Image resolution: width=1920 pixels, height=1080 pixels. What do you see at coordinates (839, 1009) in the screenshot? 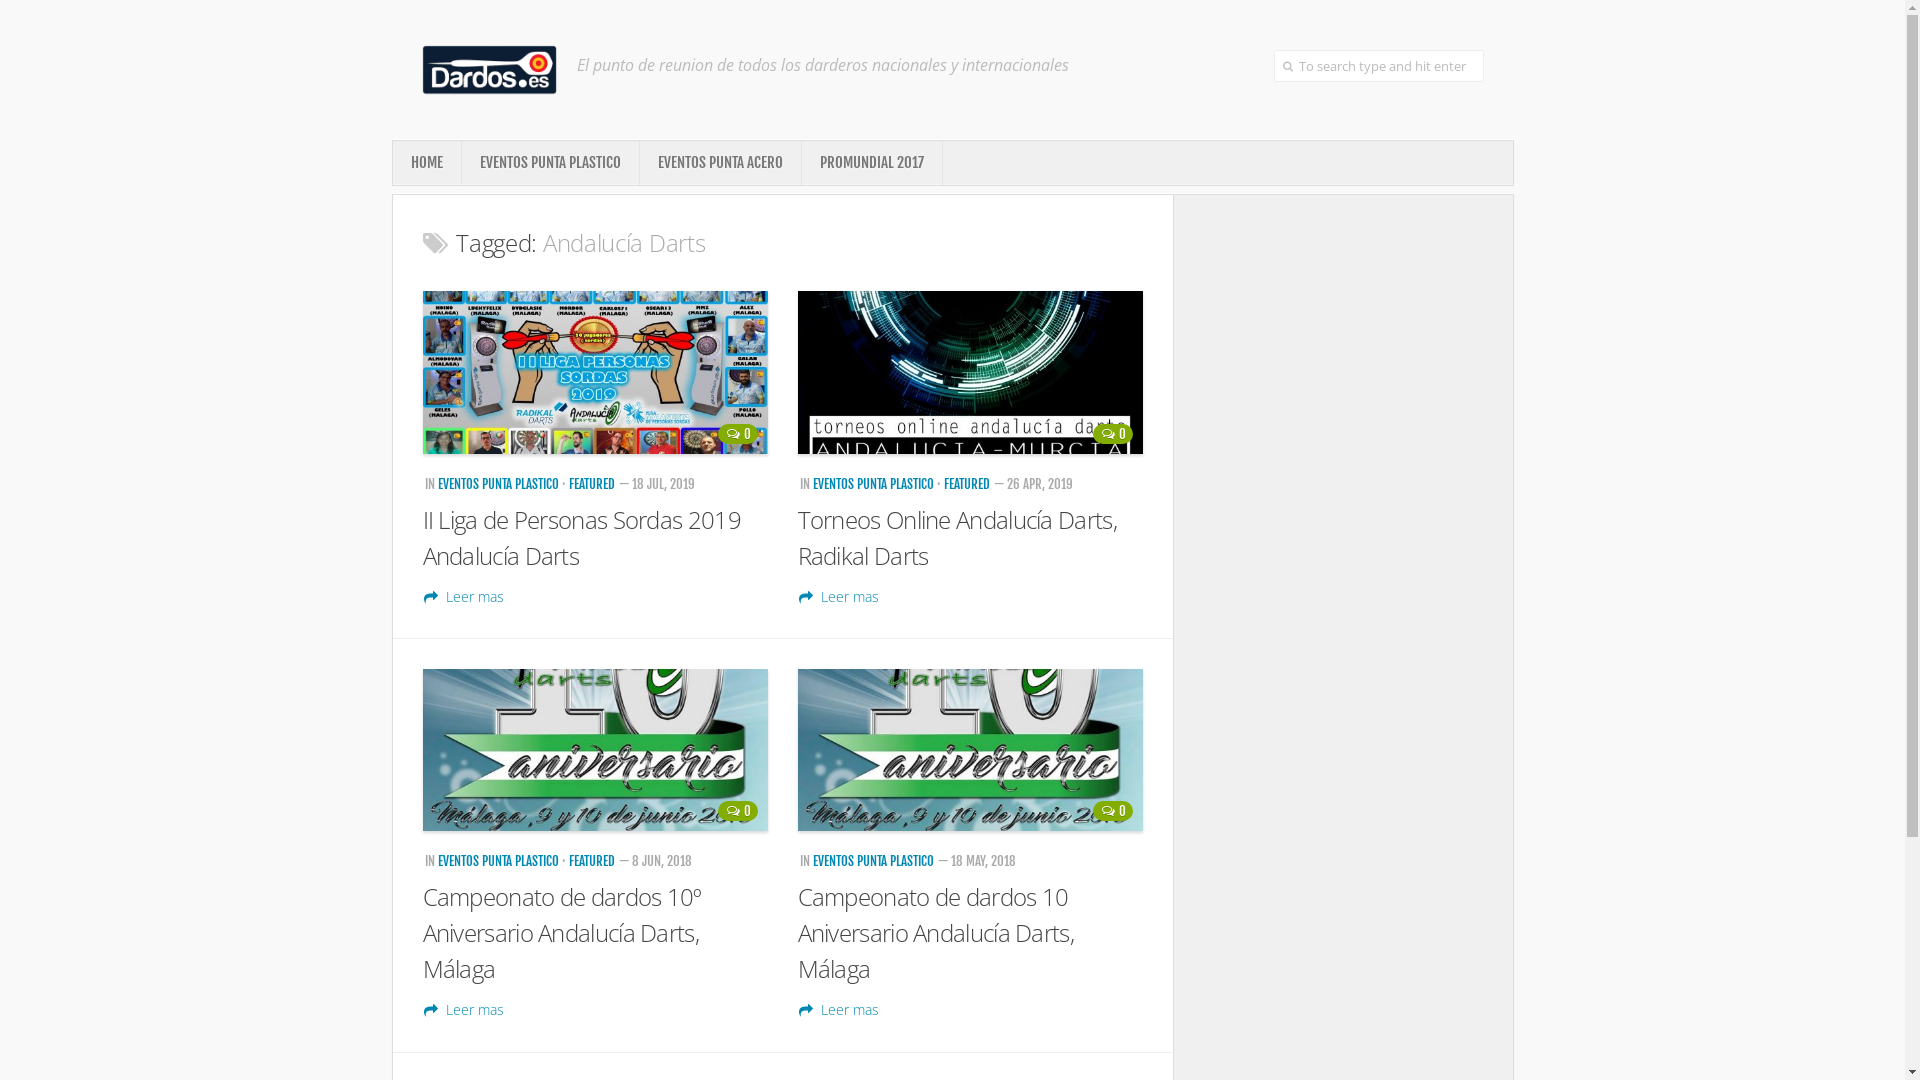
I see `'Leer mas'` at bounding box center [839, 1009].